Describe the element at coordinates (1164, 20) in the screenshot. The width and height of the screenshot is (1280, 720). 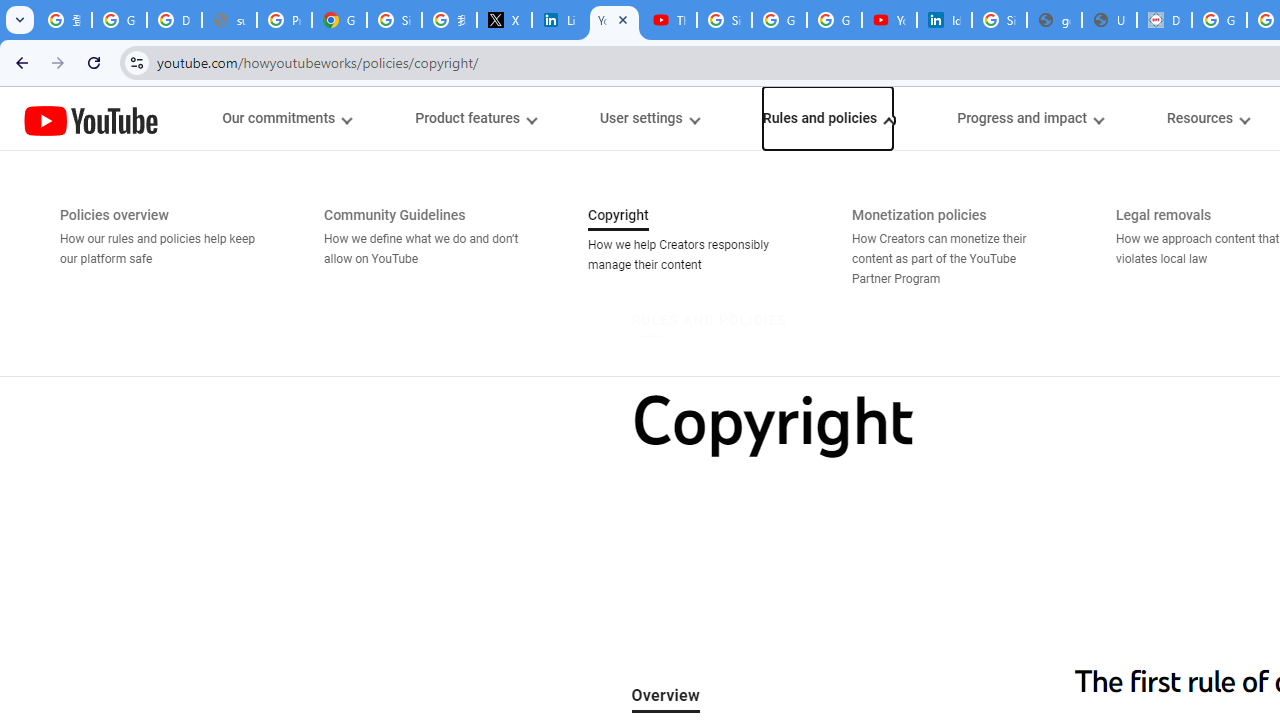
I see `'Data Privacy Framework'` at that location.